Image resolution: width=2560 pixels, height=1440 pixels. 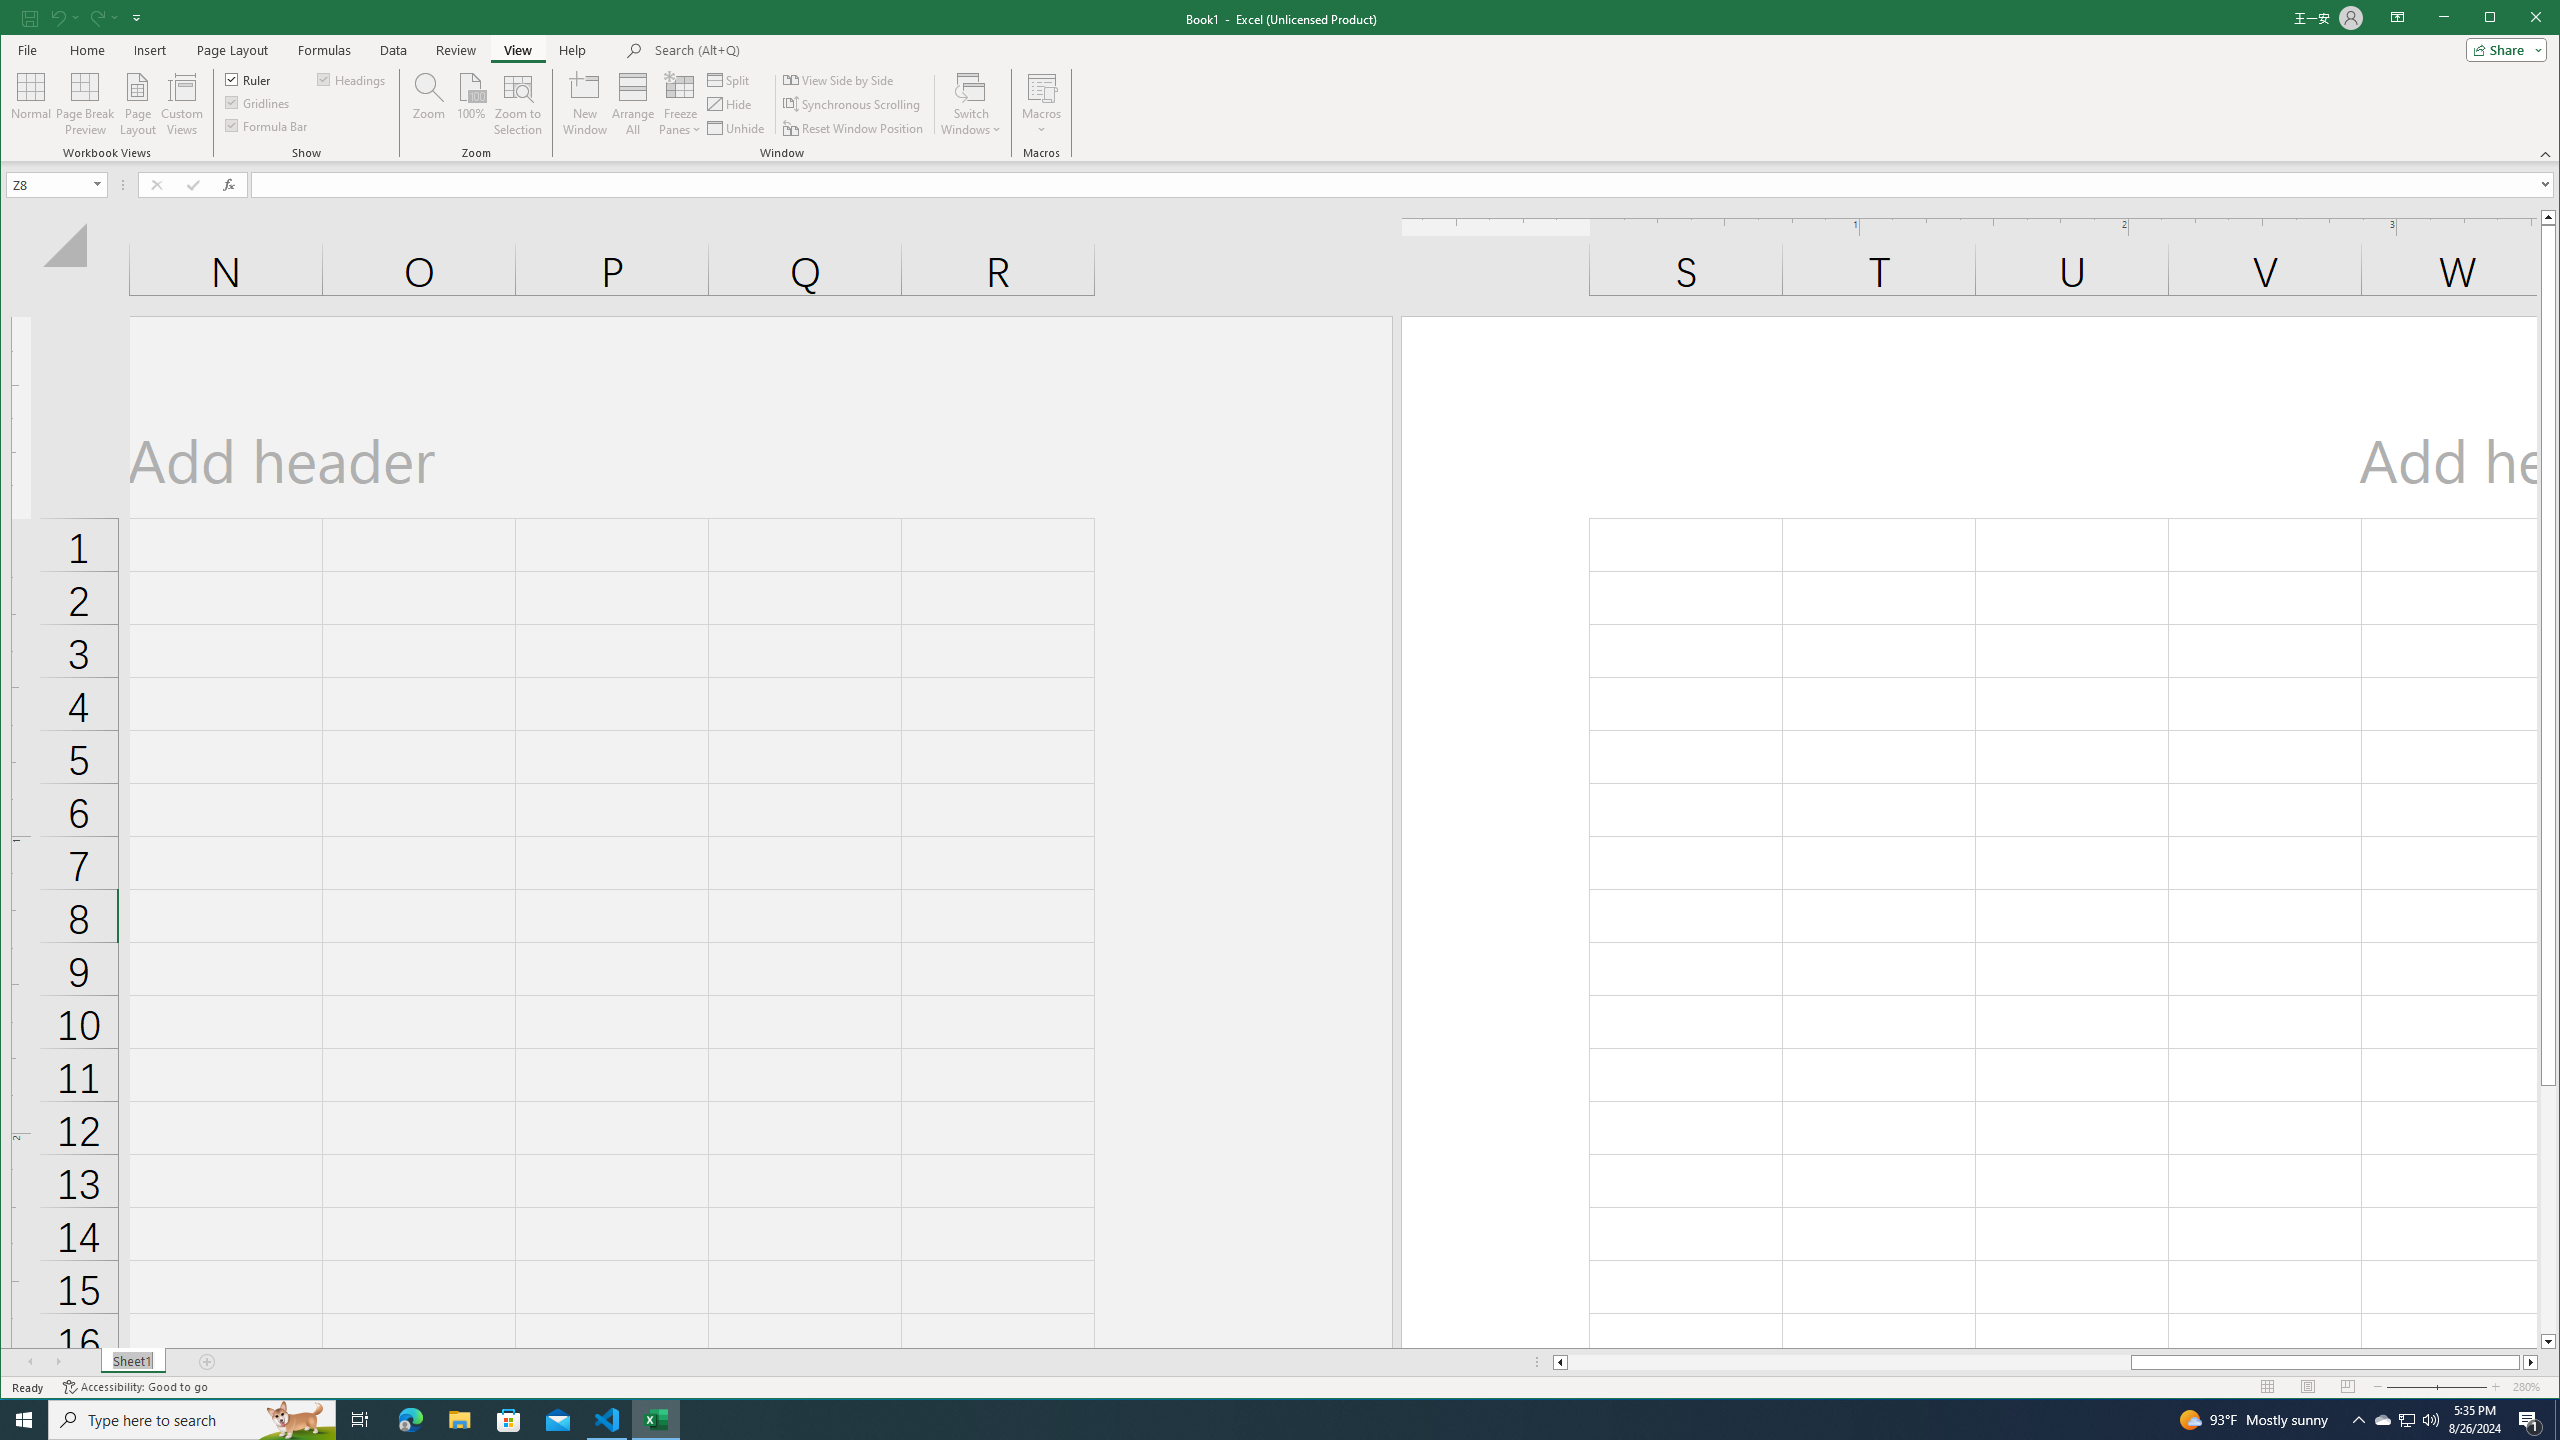 I want to click on 'Search highlights icon opens search home window', so click(x=294, y=1418).